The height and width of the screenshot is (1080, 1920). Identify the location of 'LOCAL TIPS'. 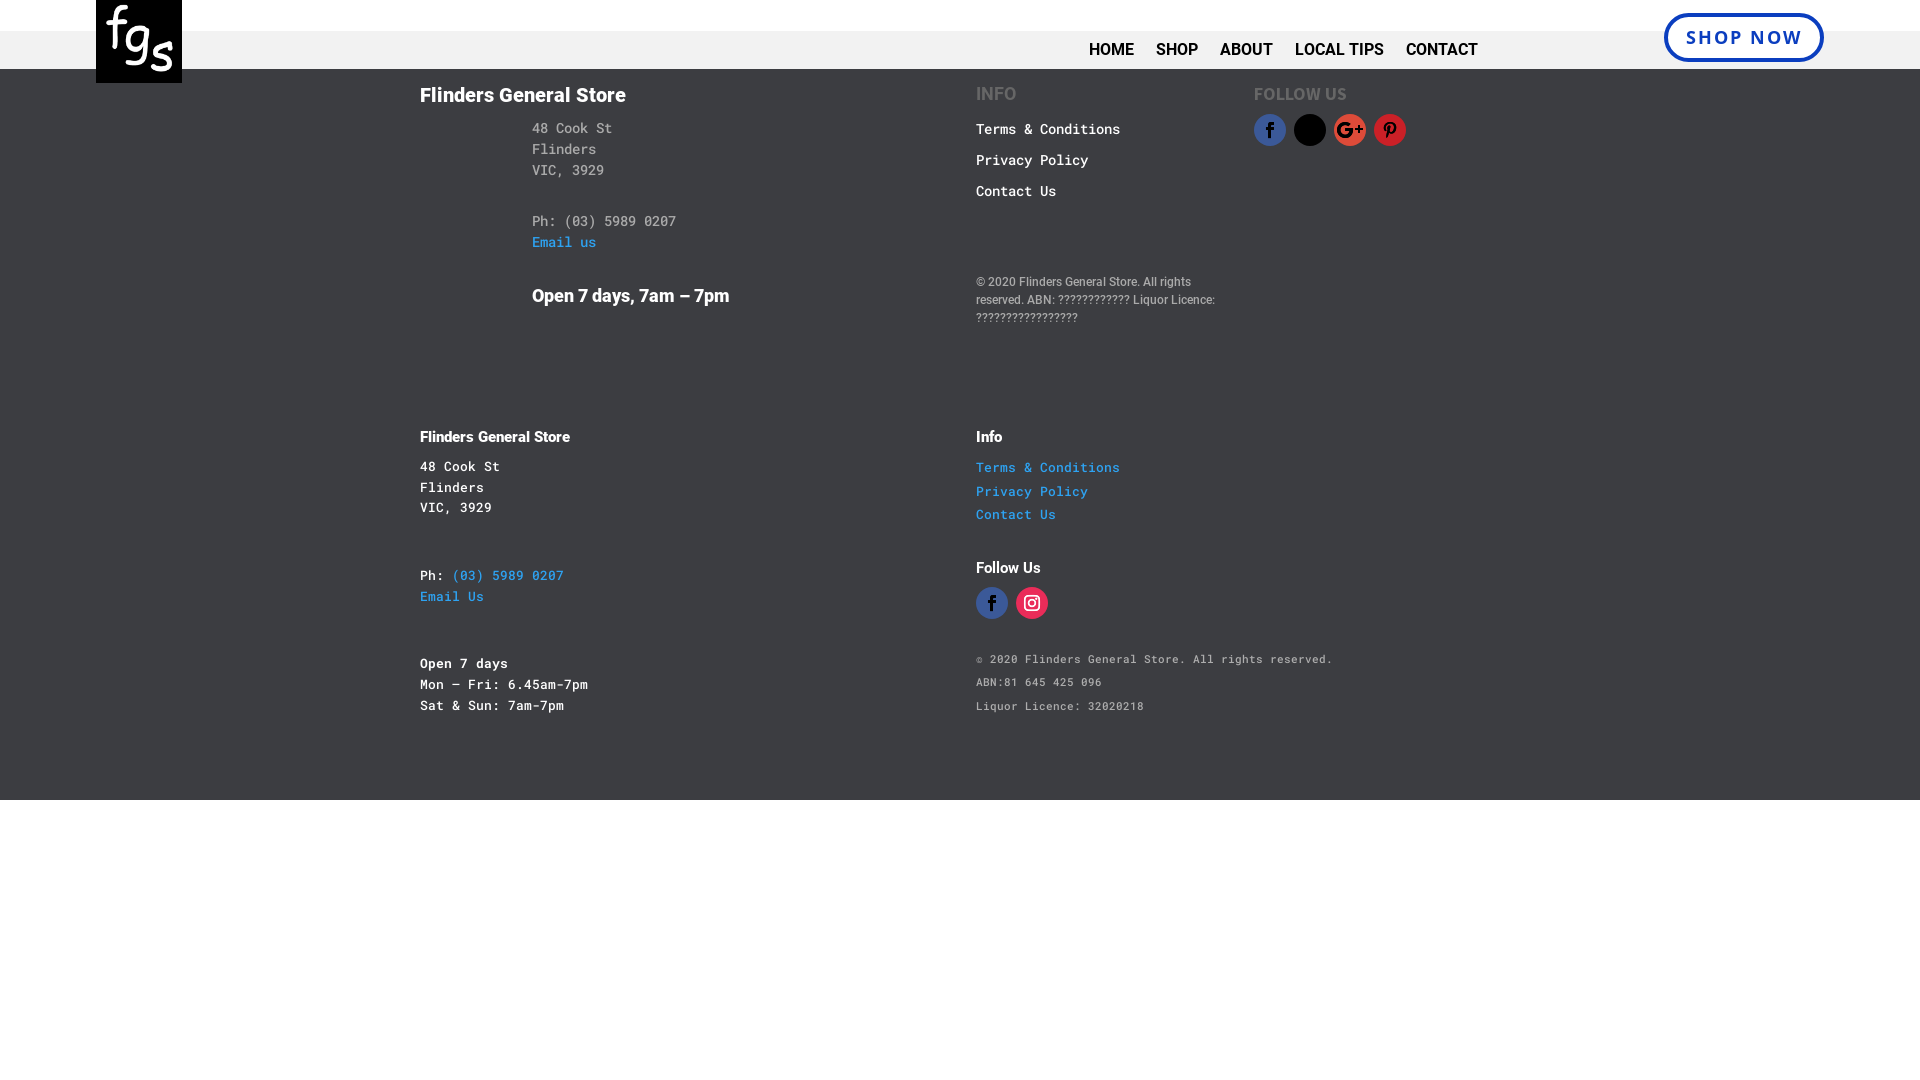
(1339, 53).